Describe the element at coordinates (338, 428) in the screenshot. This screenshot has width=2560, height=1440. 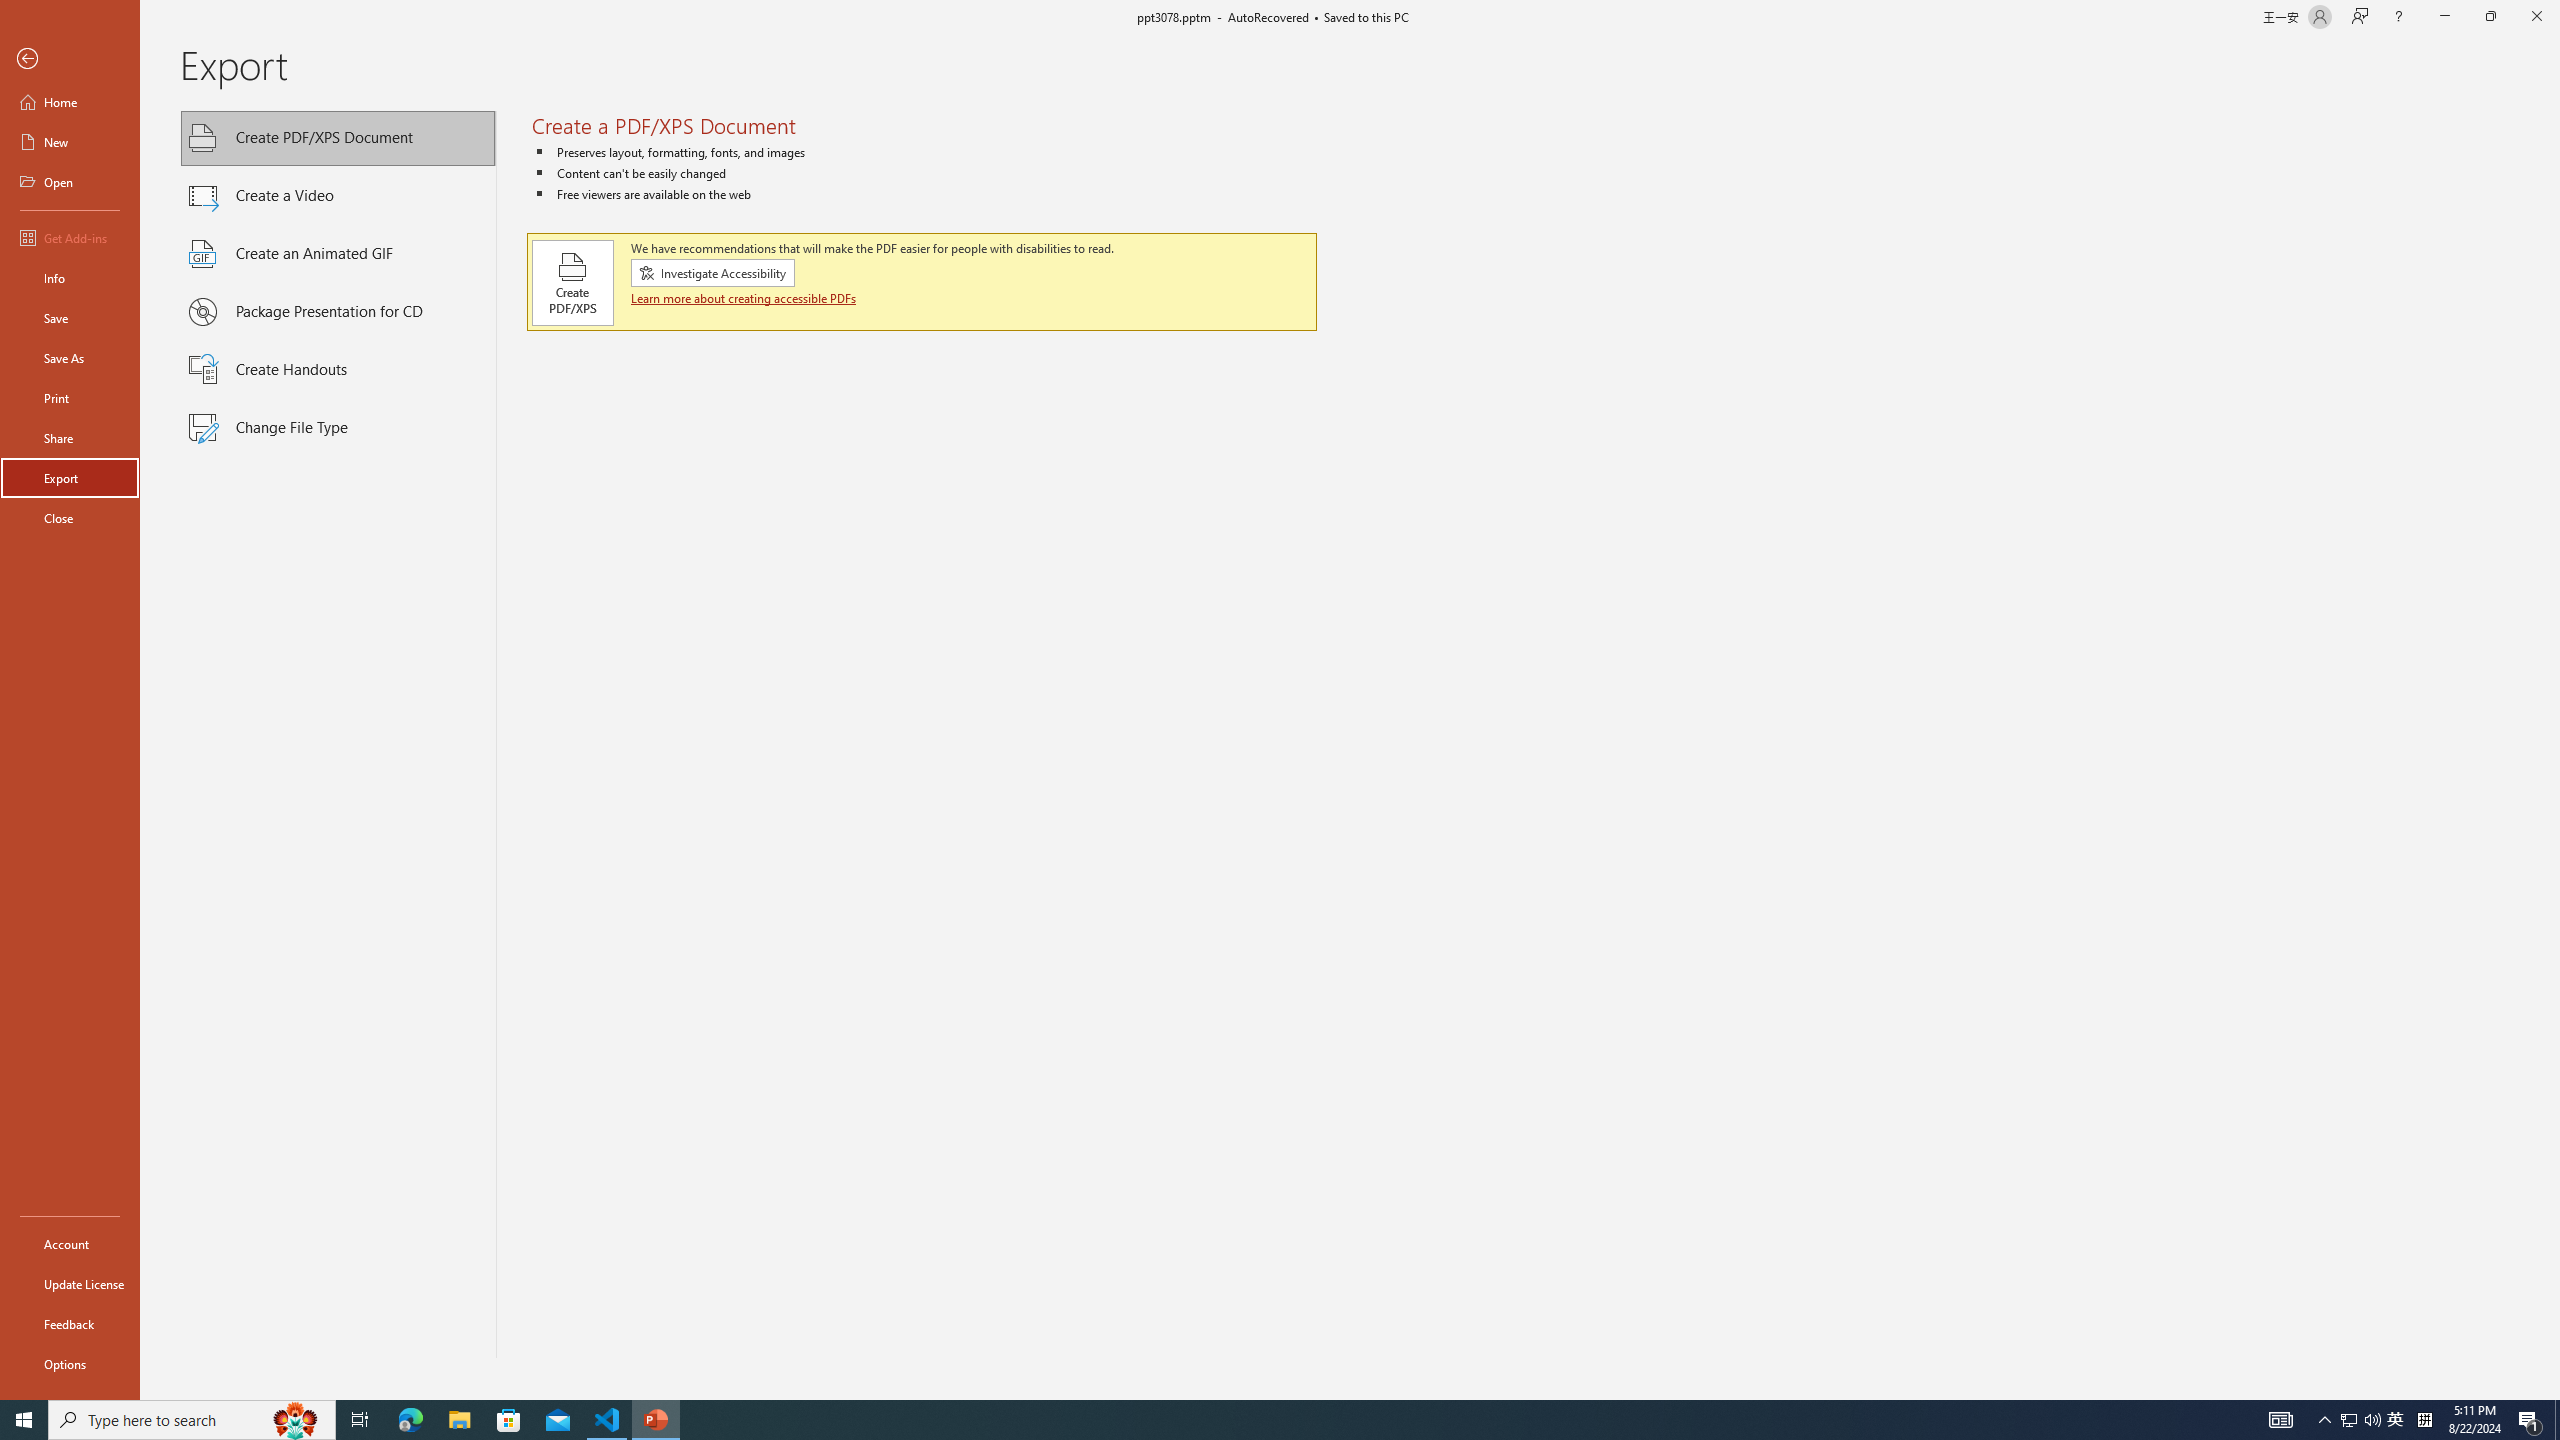
I see `'Change File Type'` at that location.